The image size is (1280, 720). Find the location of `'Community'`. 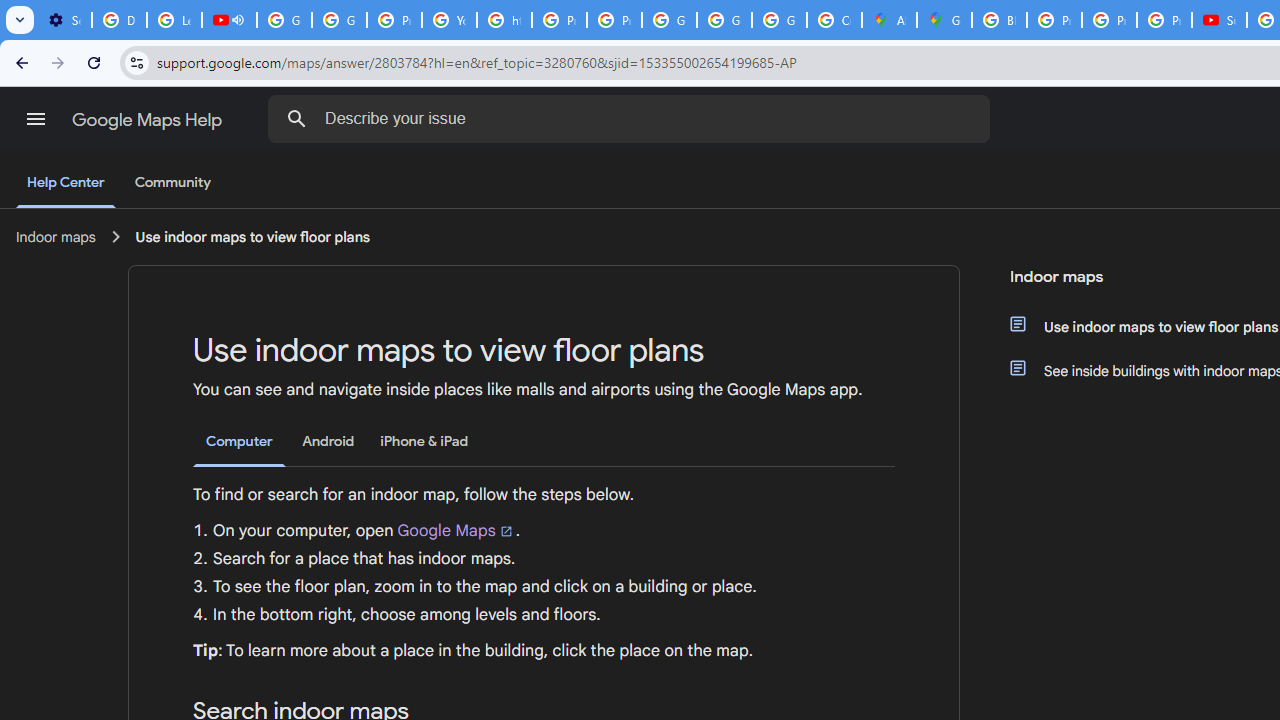

'Community' is located at coordinates (172, 183).